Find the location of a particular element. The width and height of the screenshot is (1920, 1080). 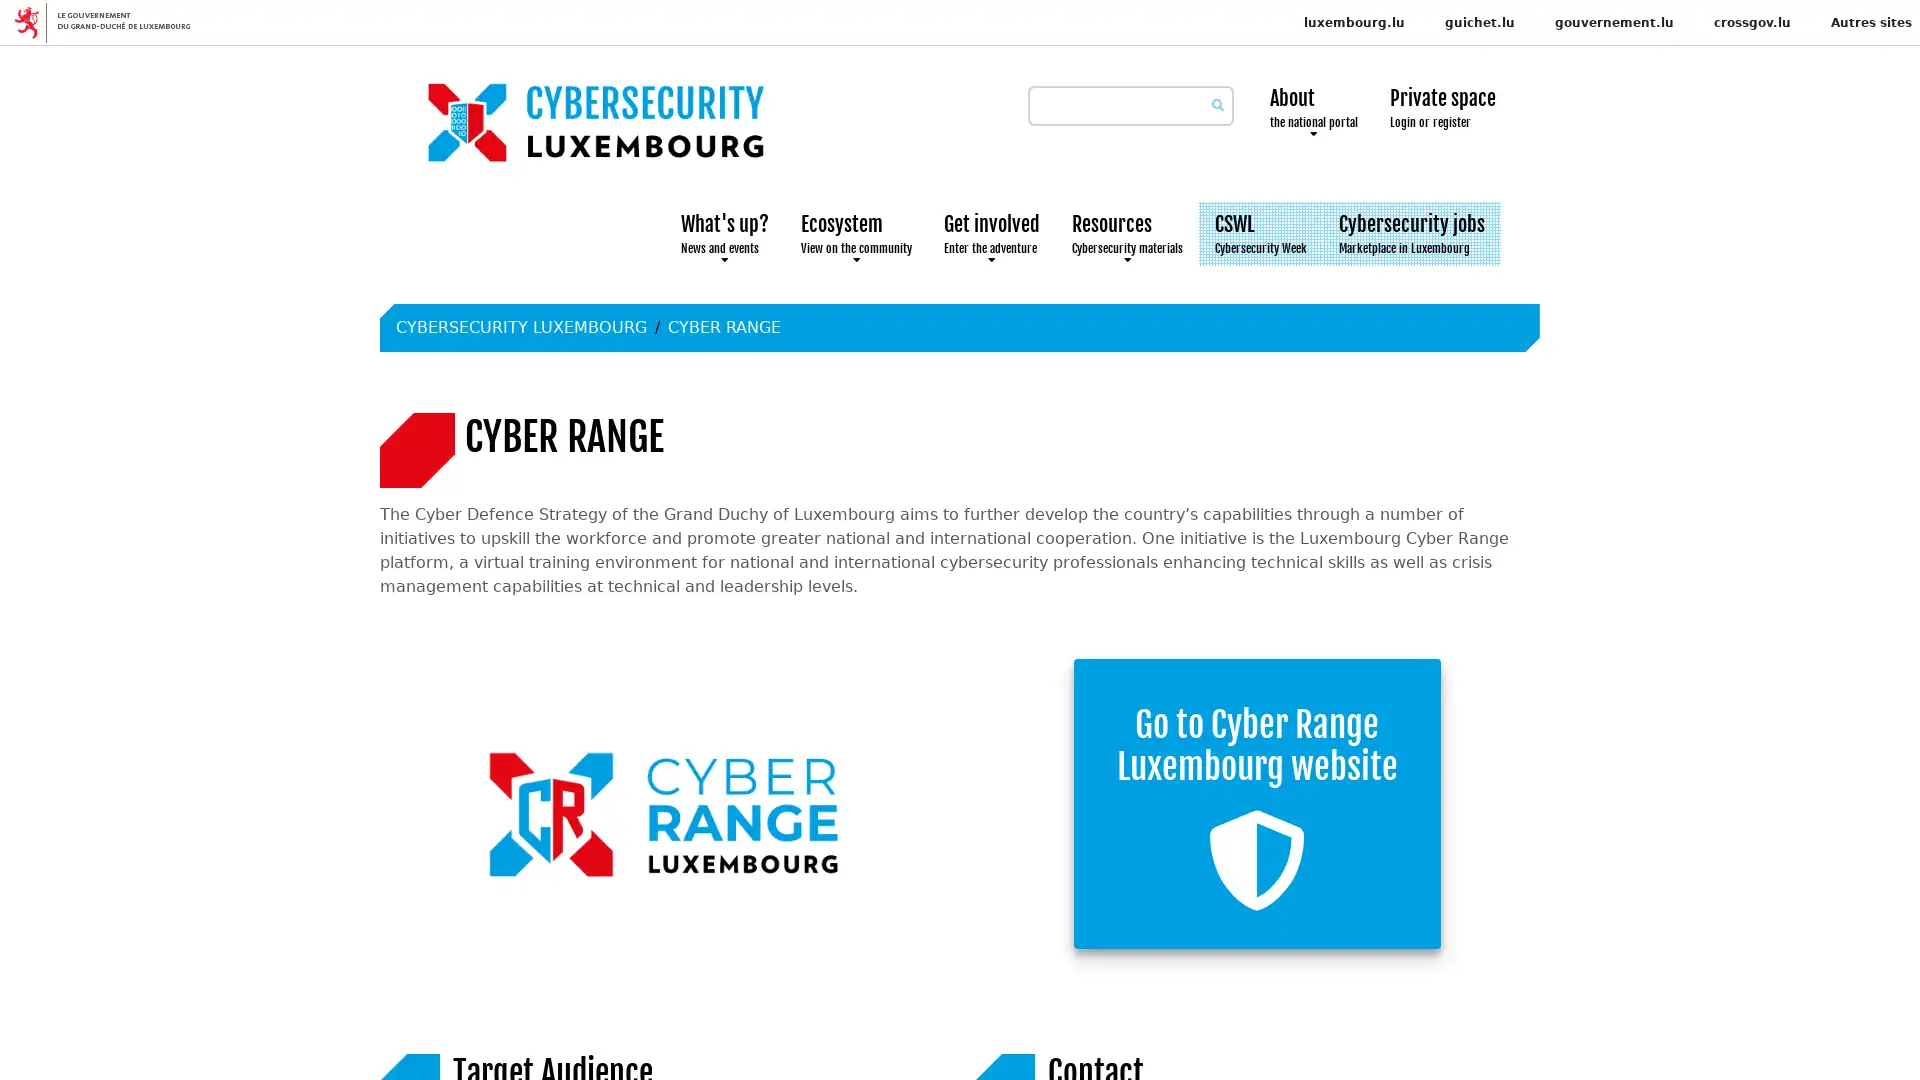

CSWL Cybersecurity Week is located at coordinates (1260, 233).